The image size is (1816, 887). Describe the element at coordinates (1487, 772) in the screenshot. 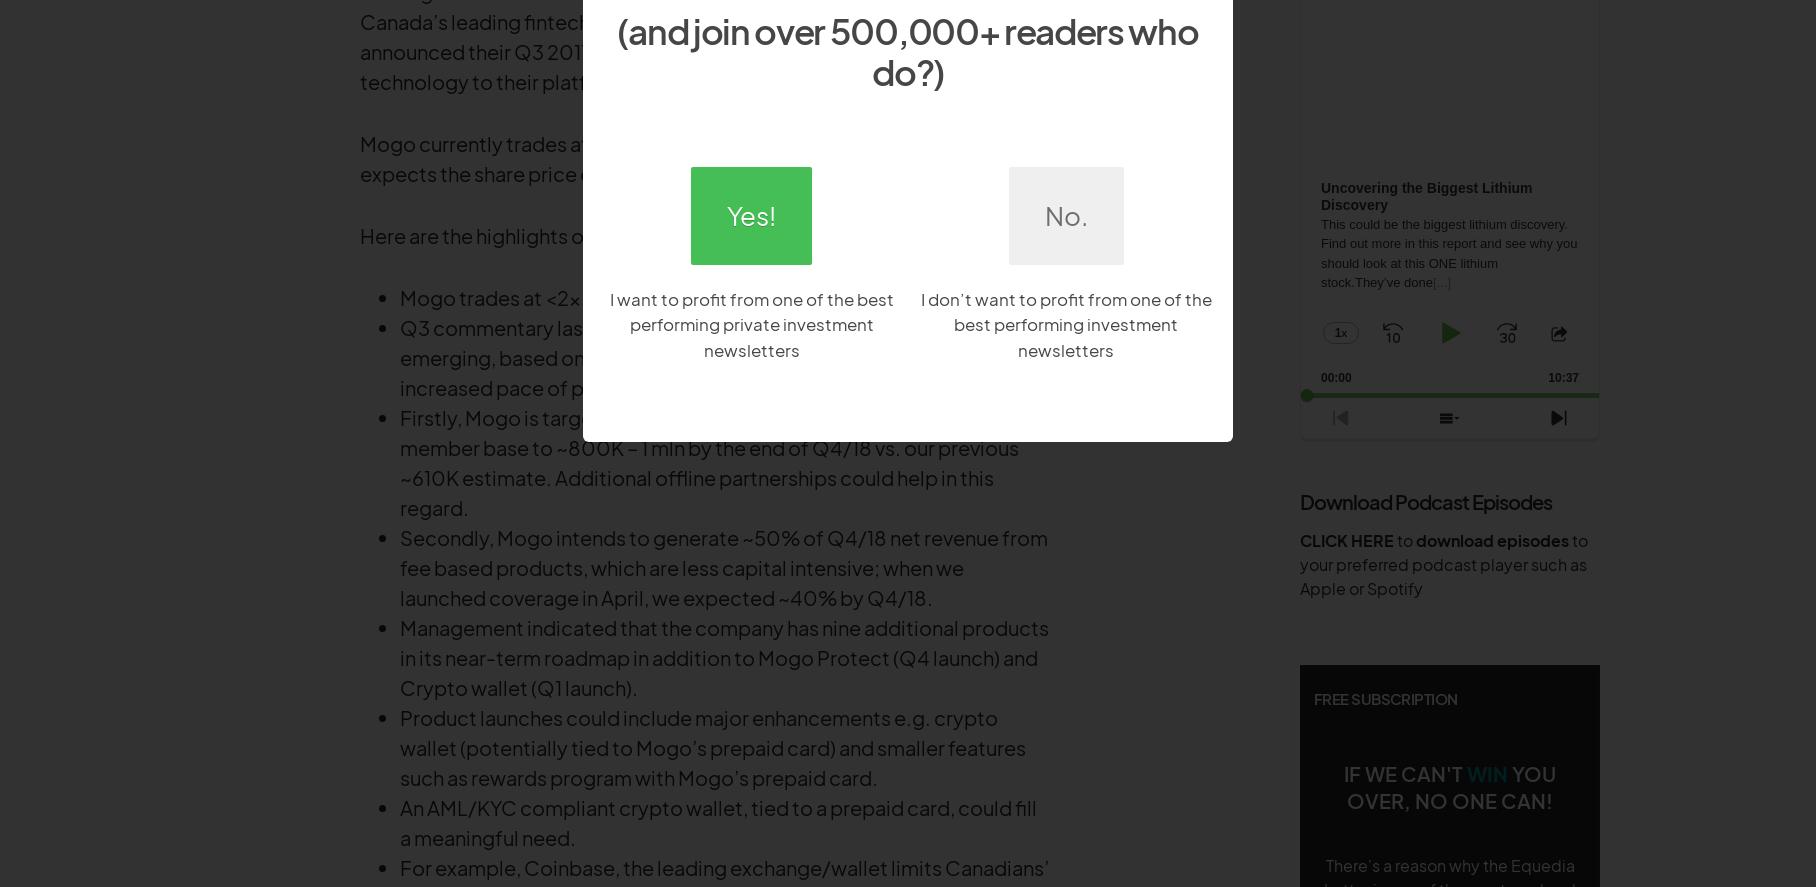

I see `'WIN'` at that location.